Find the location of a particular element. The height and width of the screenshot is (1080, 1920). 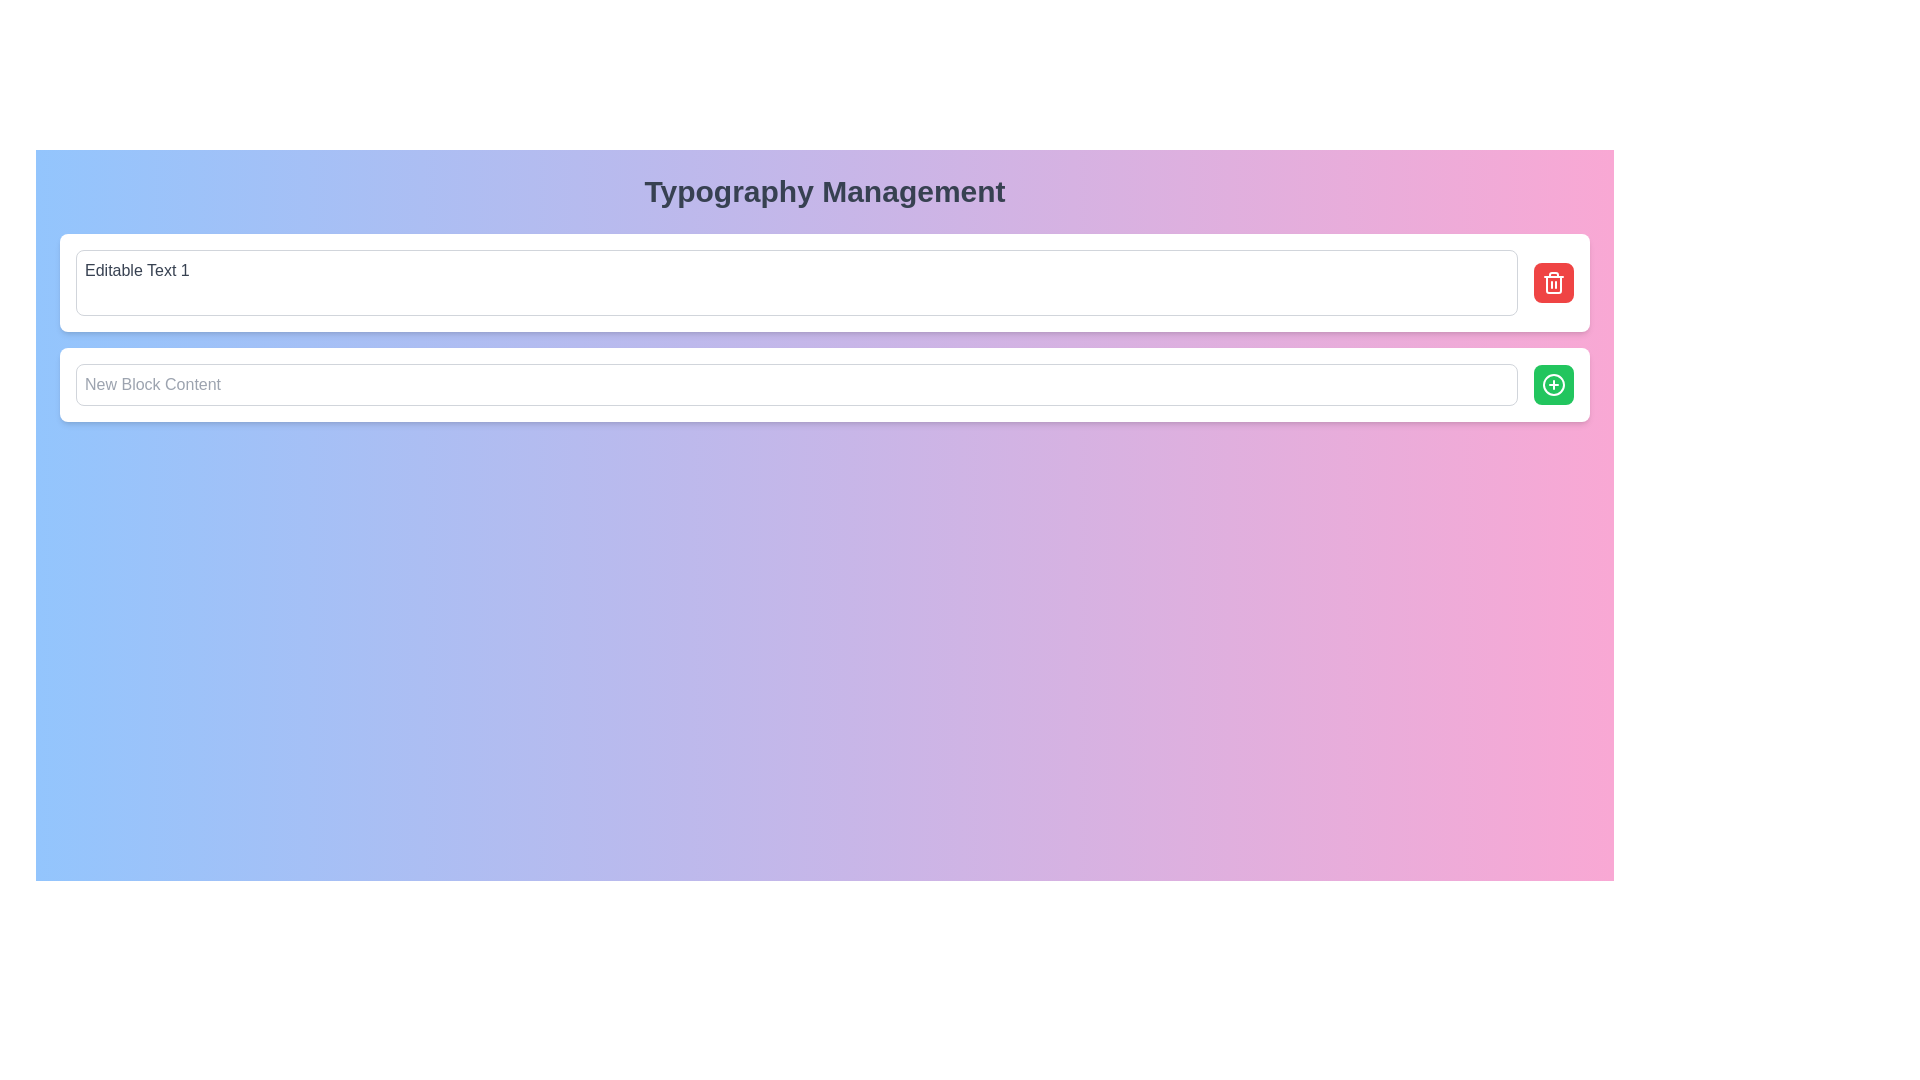

the red delete button with a white trash can icon located at the far right end of the input field labeled 'Editable Text 1' is located at coordinates (1553, 282).